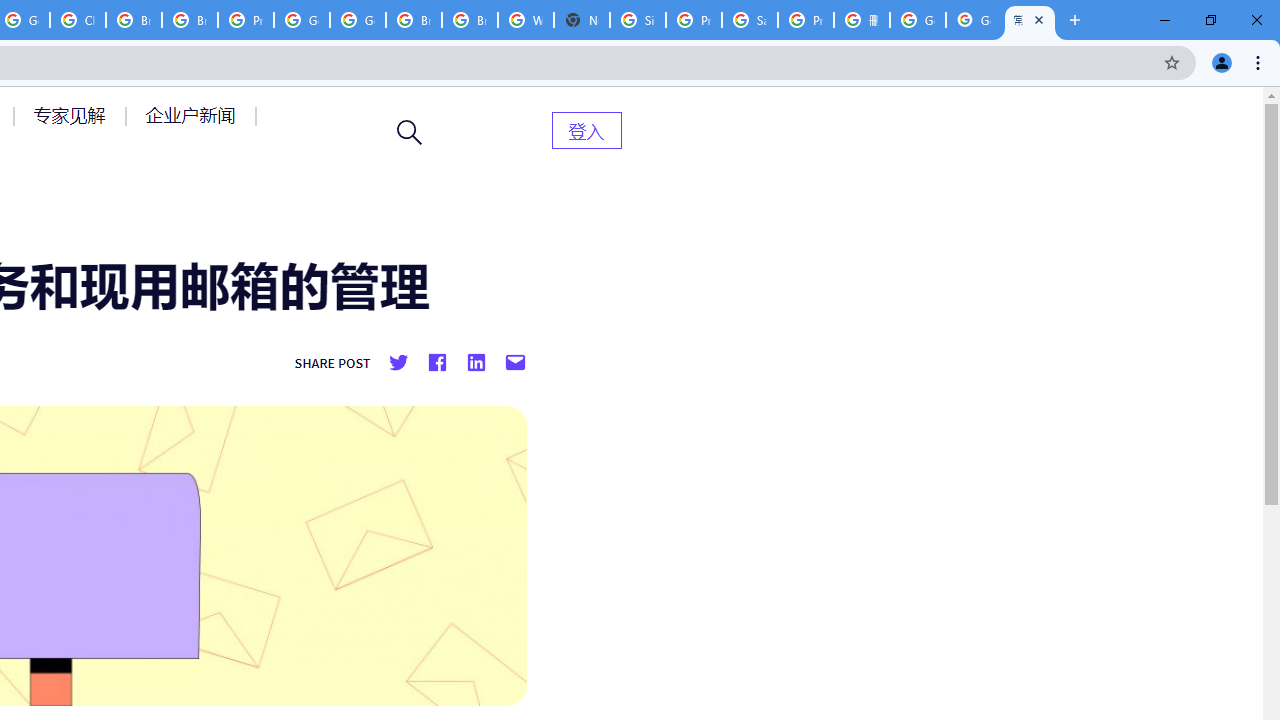 This screenshot has height=720, width=1280. Describe the element at coordinates (637, 20) in the screenshot. I see `'Sign in - Google Accounts'` at that location.